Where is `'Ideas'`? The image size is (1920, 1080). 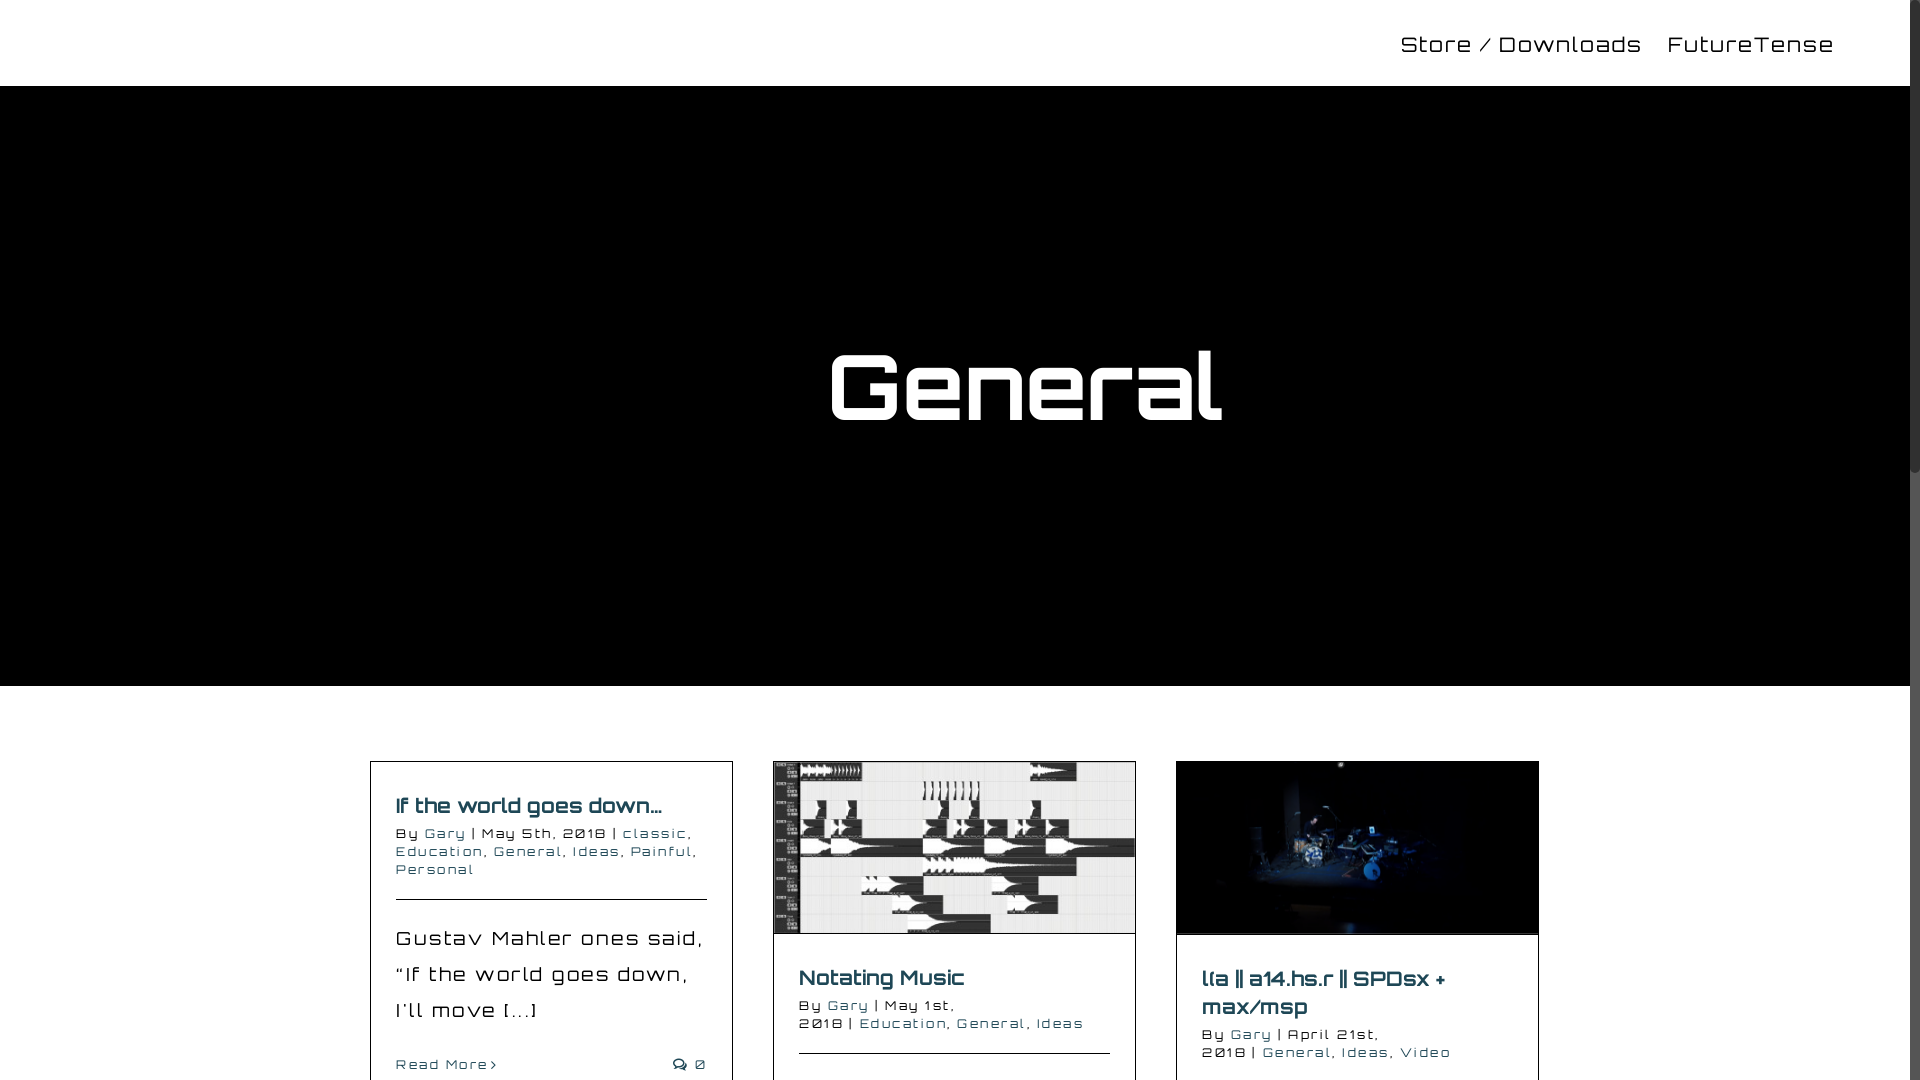
'Ideas' is located at coordinates (595, 851).